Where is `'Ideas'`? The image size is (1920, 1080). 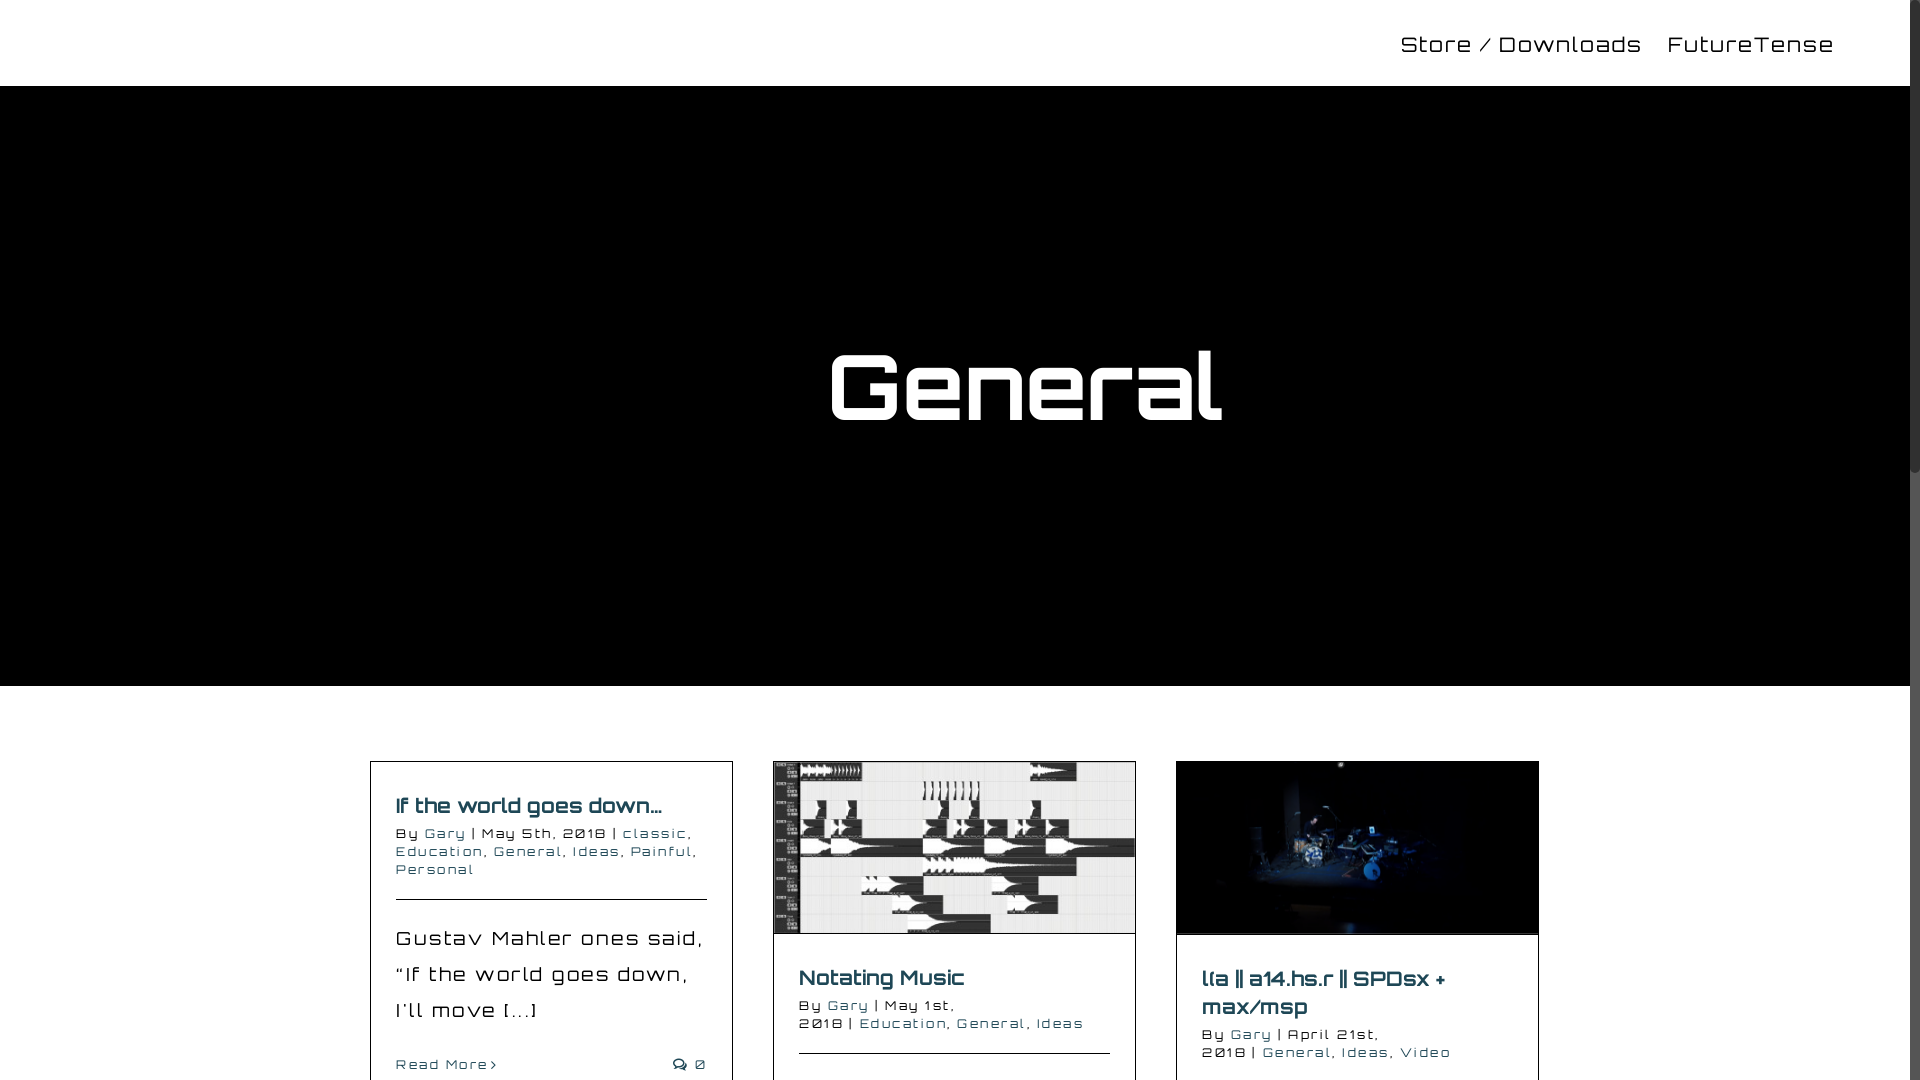
'Ideas' is located at coordinates (595, 851).